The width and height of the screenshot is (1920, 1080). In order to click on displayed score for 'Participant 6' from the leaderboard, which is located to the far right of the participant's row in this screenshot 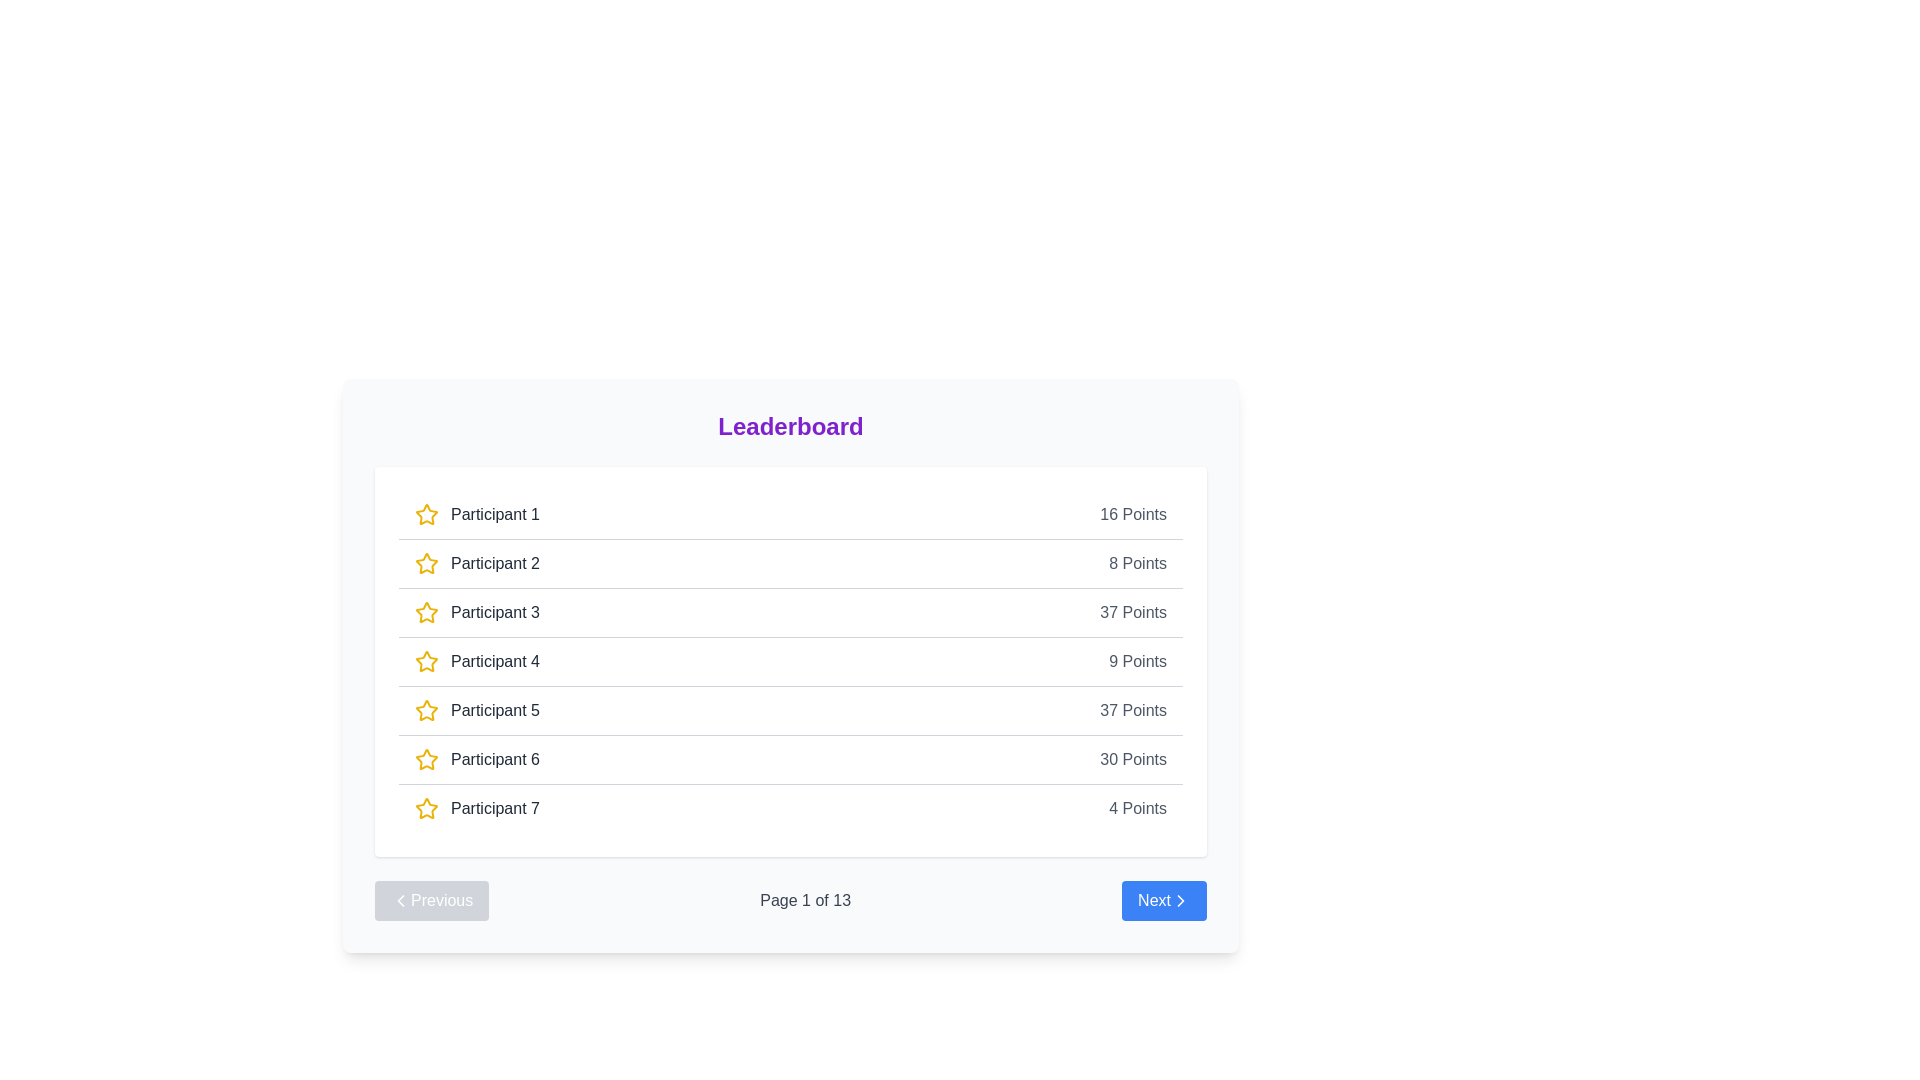, I will do `click(1133, 759)`.